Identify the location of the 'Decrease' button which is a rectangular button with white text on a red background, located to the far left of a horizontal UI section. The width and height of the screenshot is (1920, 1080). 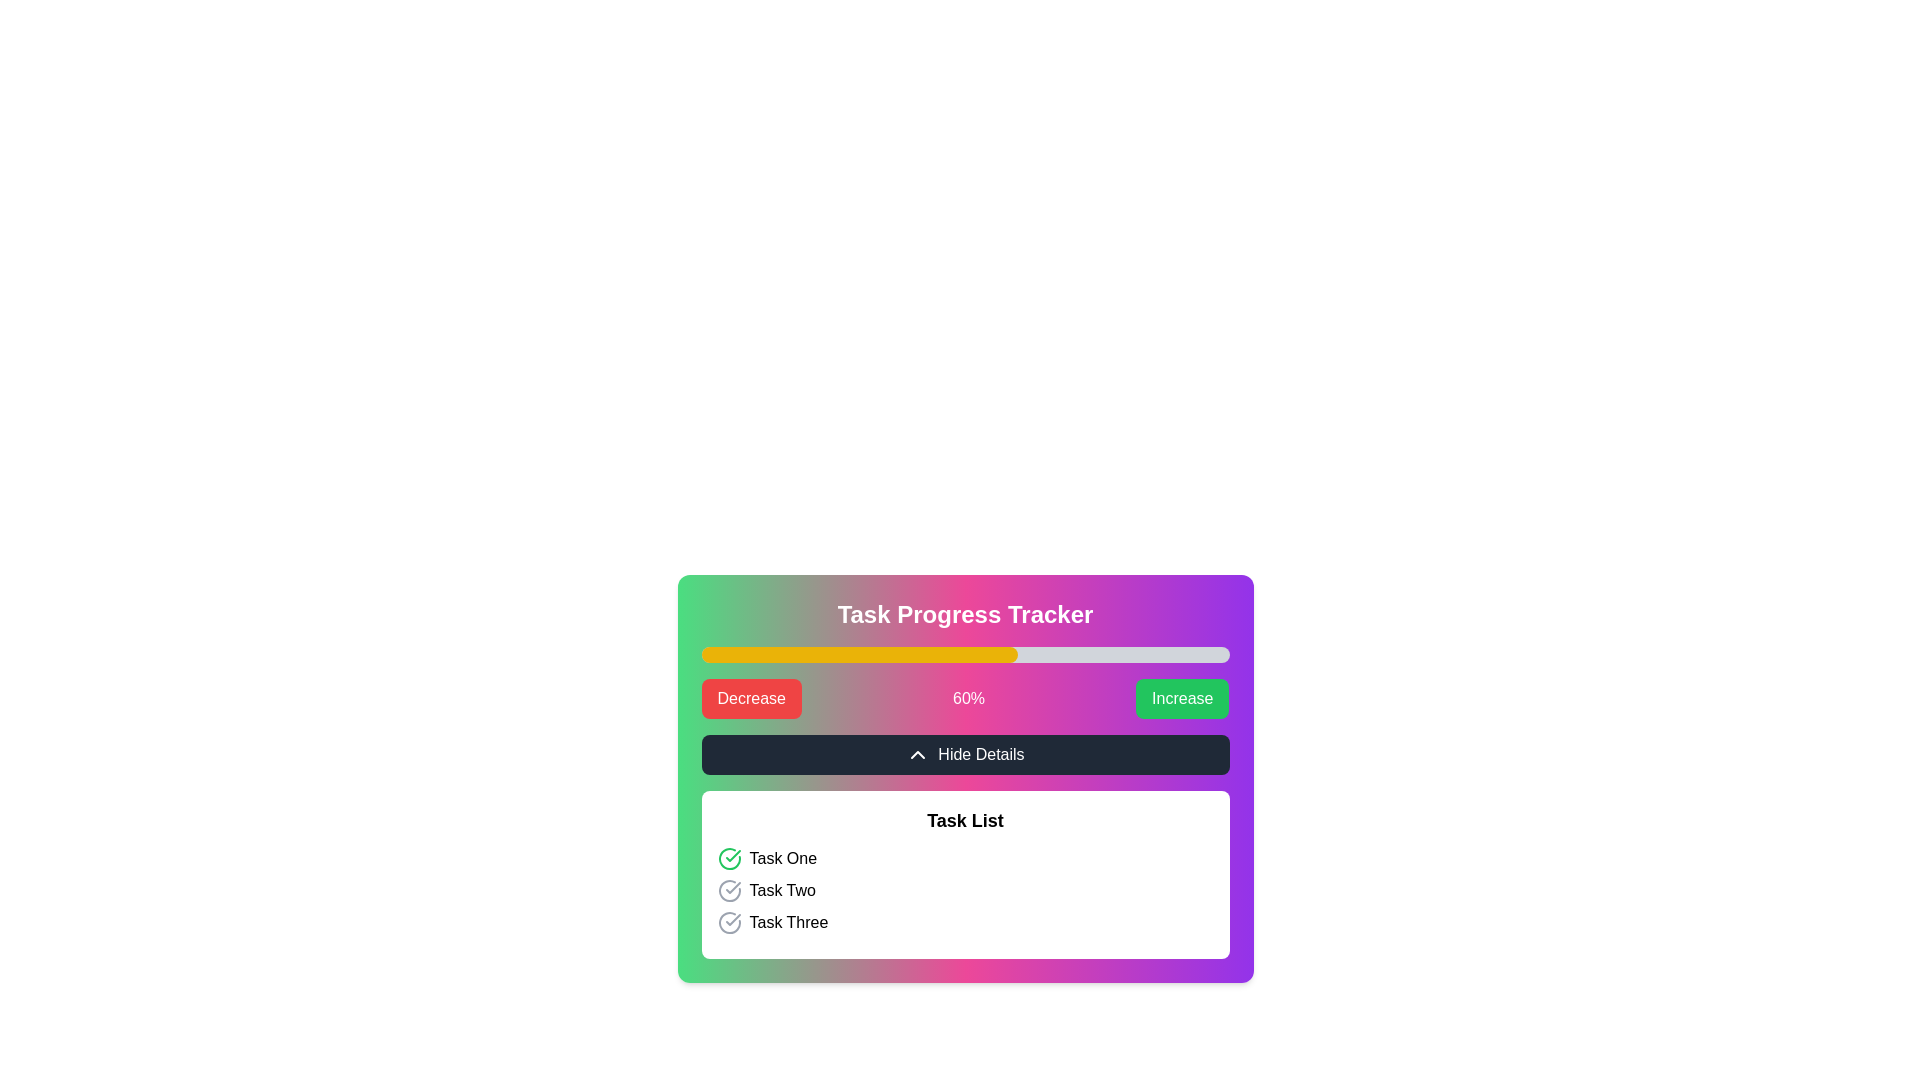
(750, 697).